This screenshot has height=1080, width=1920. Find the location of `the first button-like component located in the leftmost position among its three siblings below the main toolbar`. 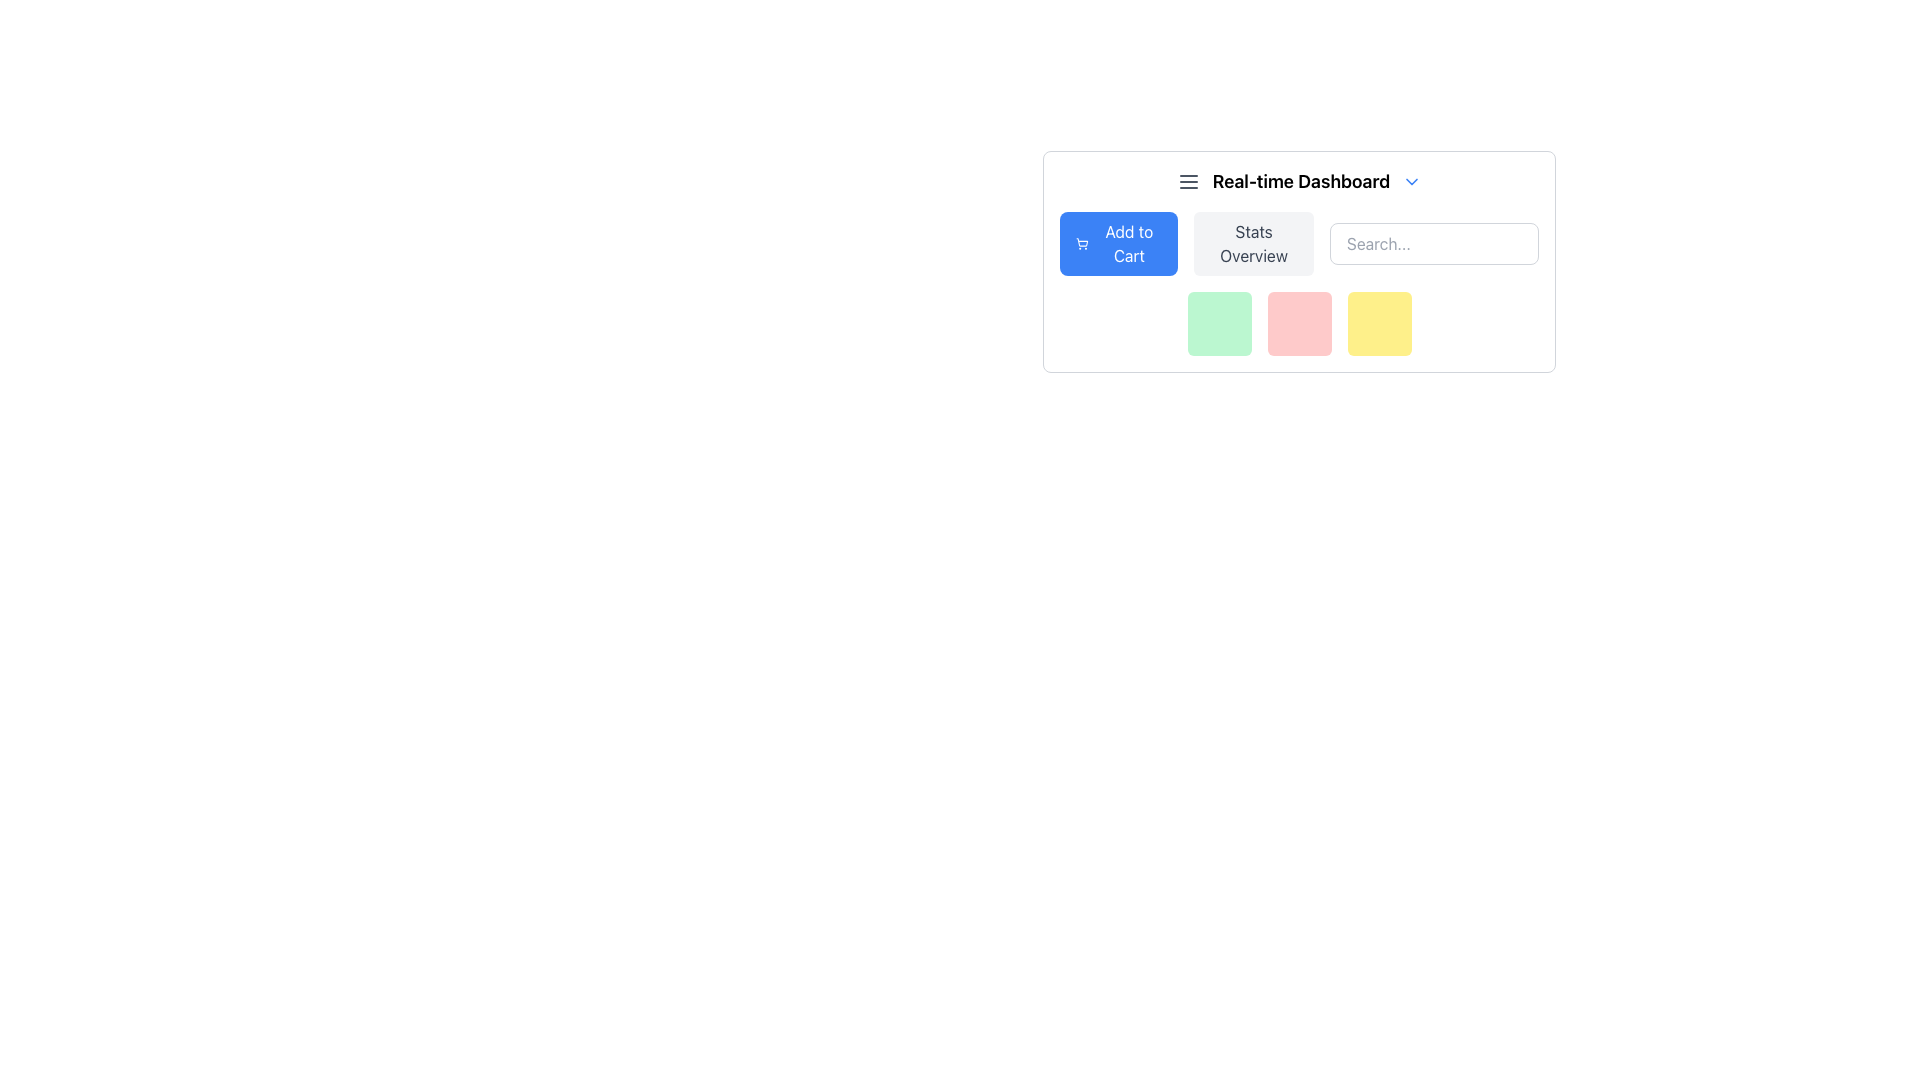

the first button-like component located in the leftmost position among its three siblings below the main toolbar is located at coordinates (1218, 323).